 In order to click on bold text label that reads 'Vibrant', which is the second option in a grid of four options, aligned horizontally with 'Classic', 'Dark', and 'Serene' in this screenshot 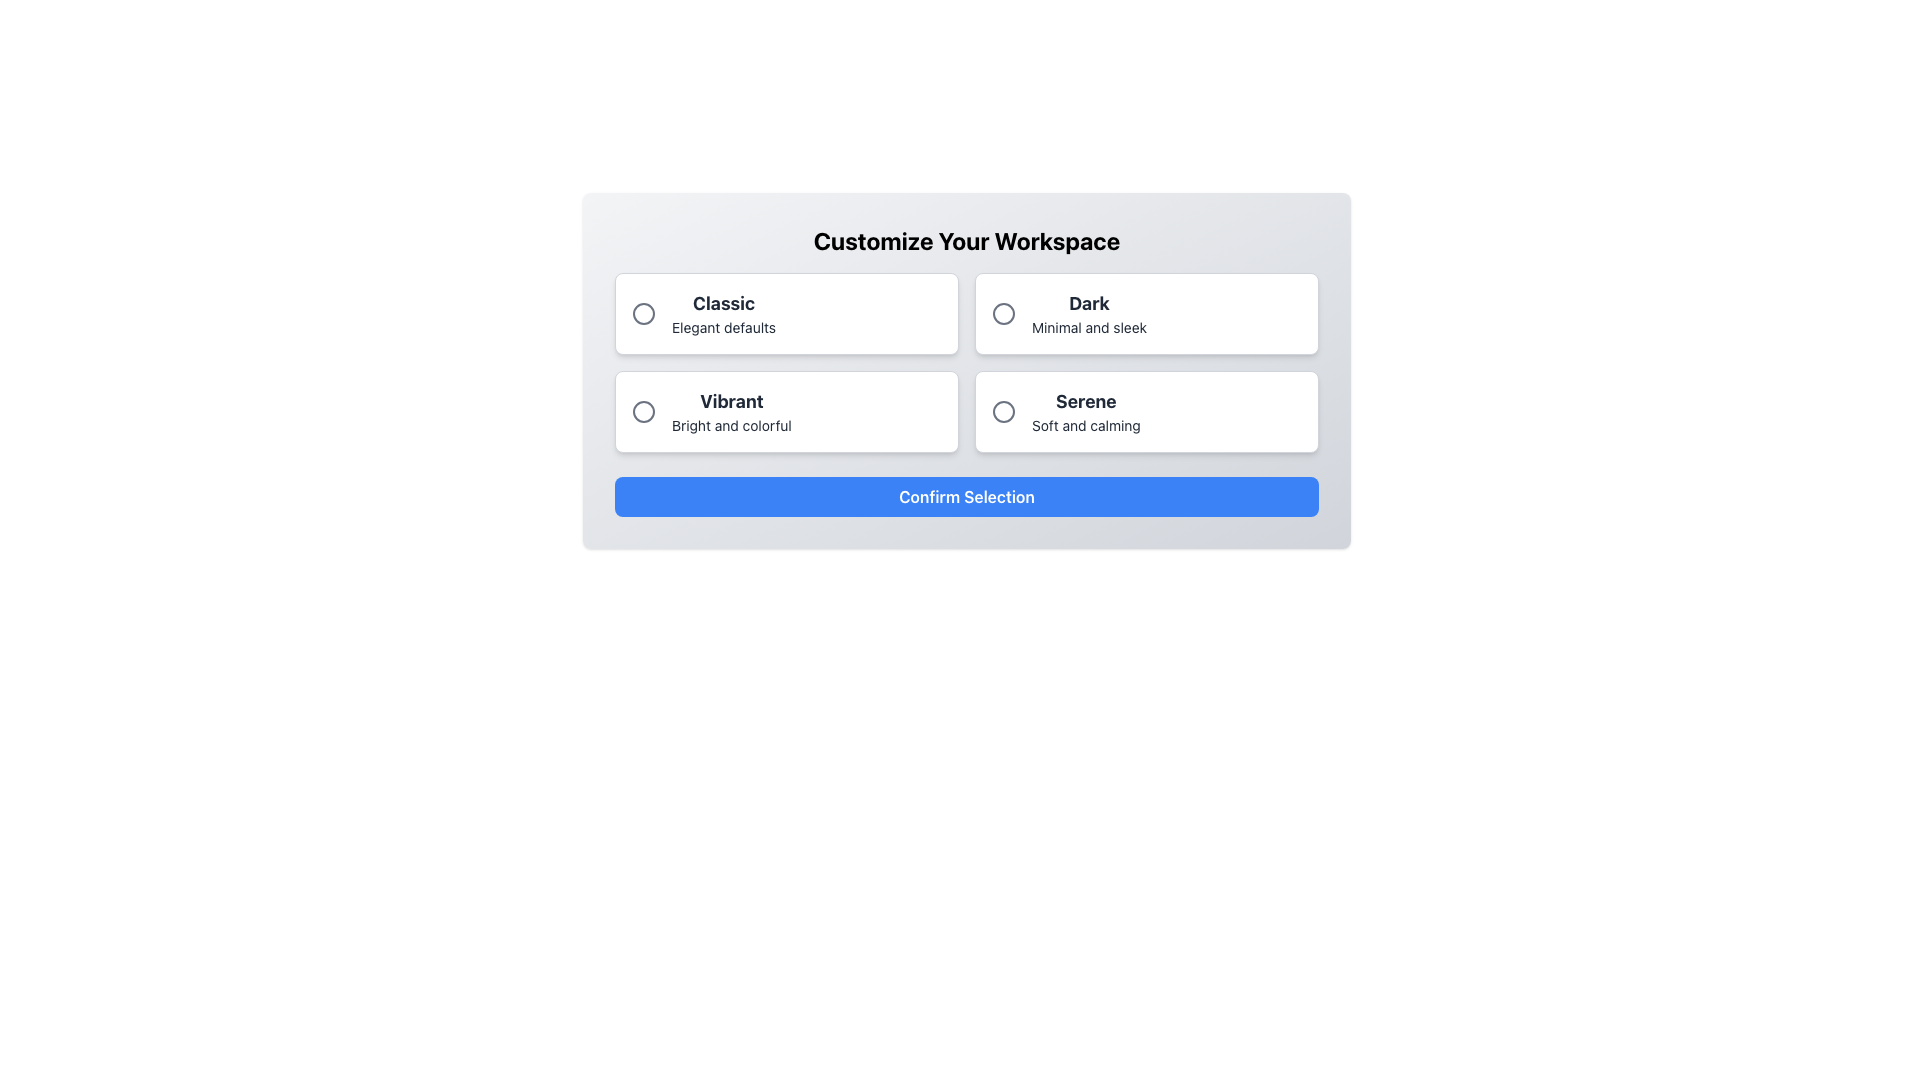, I will do `click(730, 401)`.